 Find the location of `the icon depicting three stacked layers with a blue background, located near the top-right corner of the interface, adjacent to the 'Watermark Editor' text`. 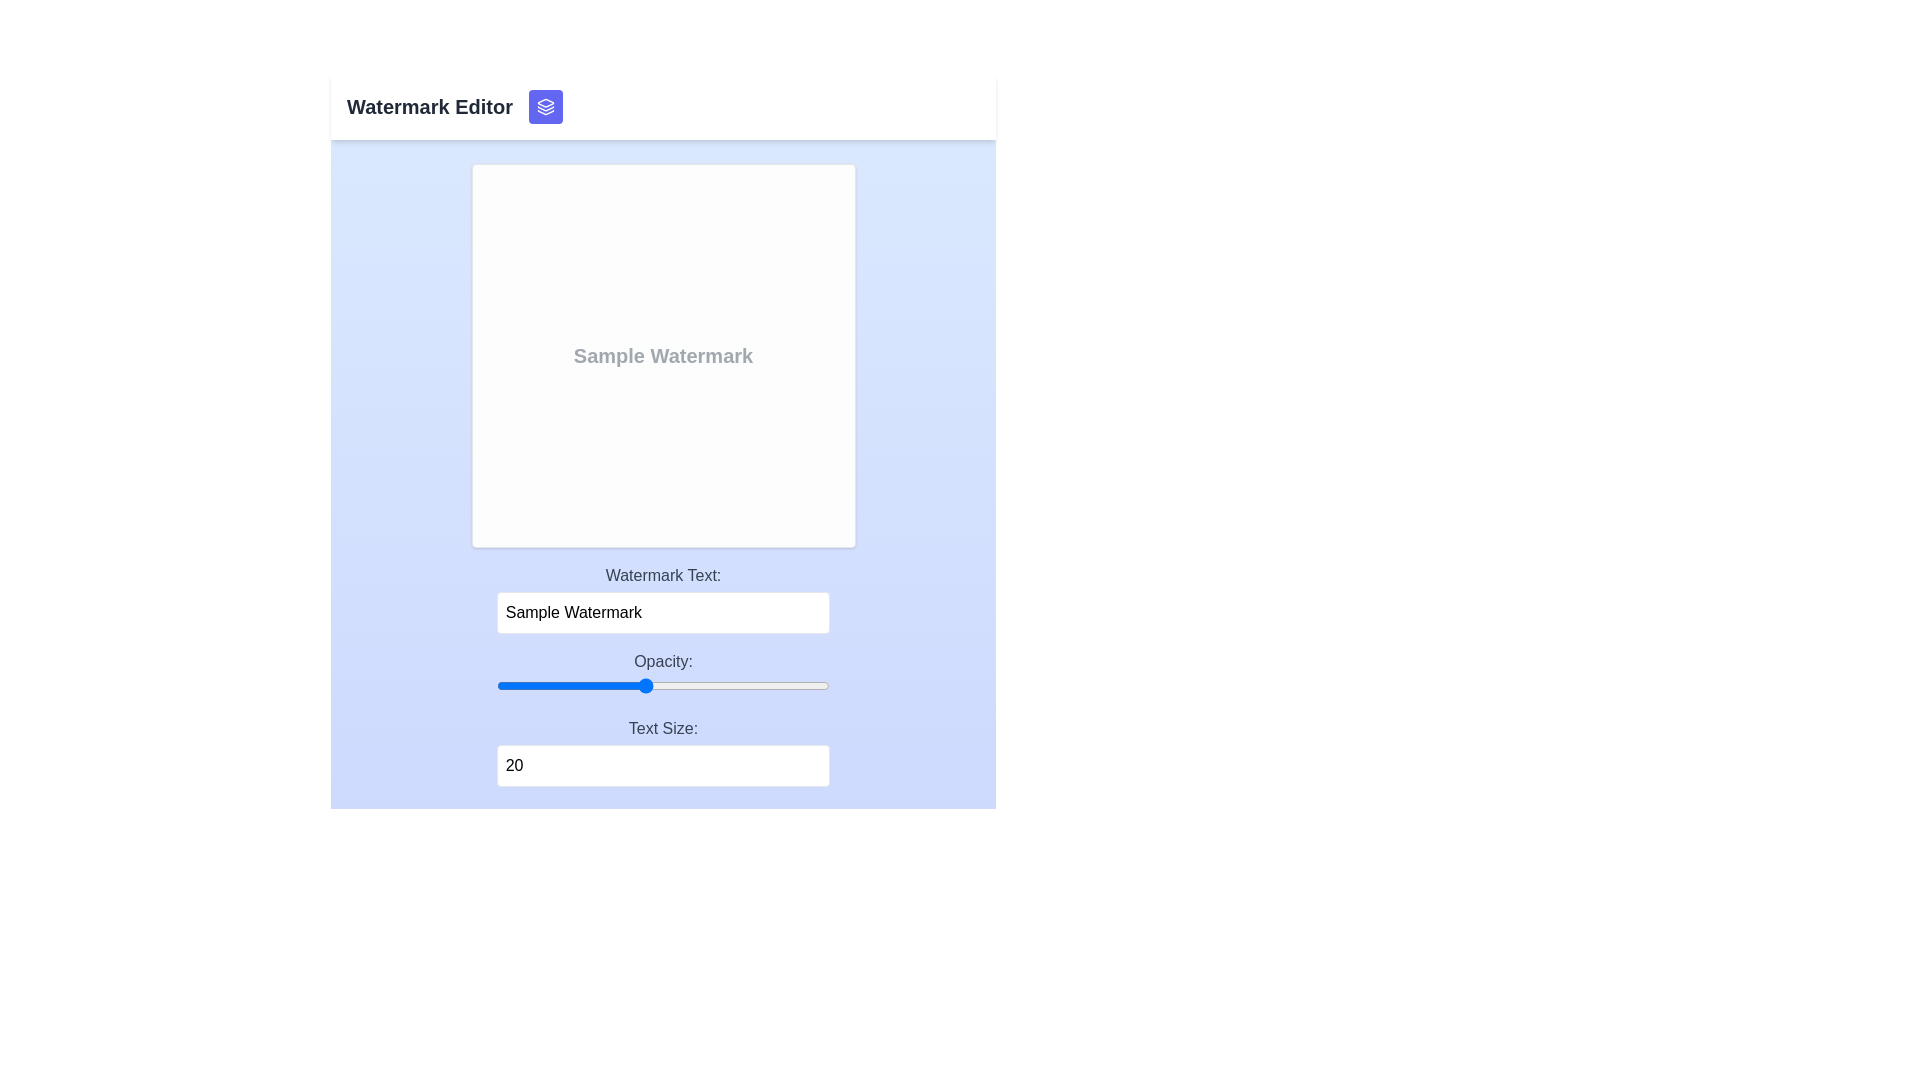

the icon depicting three stacked layers with a blue background, located near the top-right corner of the interface, adjacent to the 'Watermark Editor' text is located at coordinates (546, 107).